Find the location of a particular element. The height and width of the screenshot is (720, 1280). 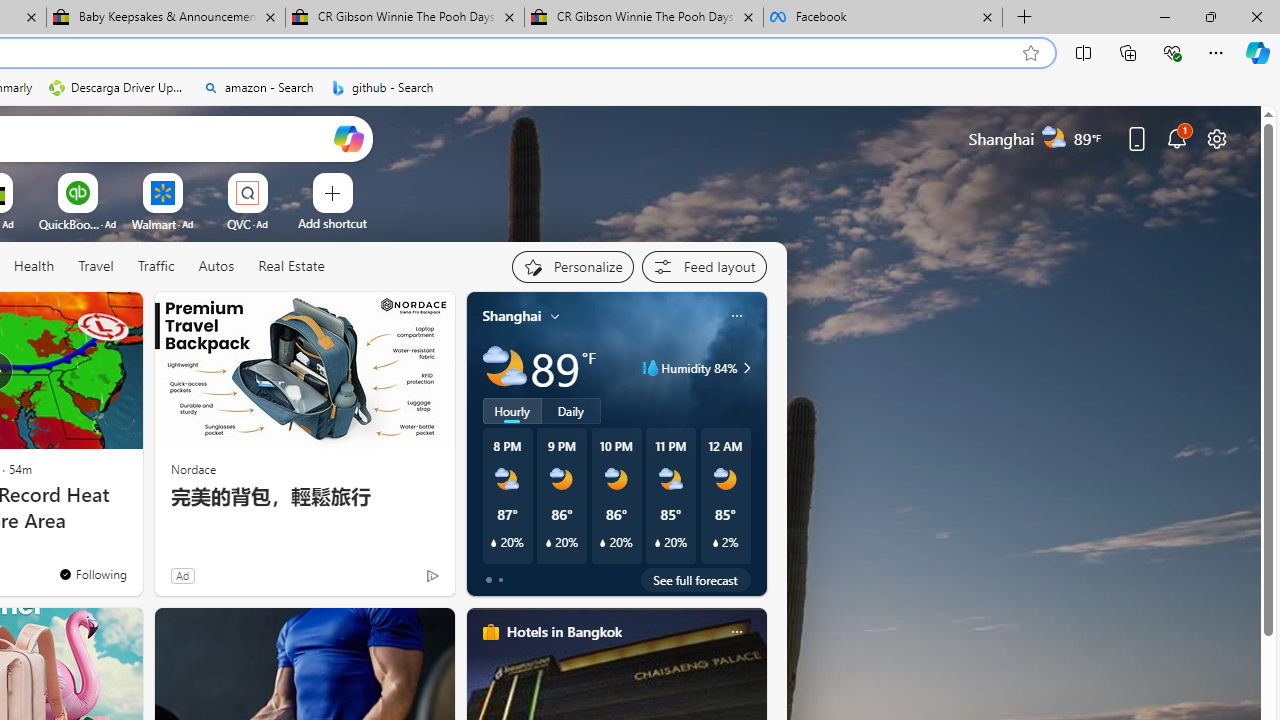

'Hide this story' is located at coordinates (81, 315).